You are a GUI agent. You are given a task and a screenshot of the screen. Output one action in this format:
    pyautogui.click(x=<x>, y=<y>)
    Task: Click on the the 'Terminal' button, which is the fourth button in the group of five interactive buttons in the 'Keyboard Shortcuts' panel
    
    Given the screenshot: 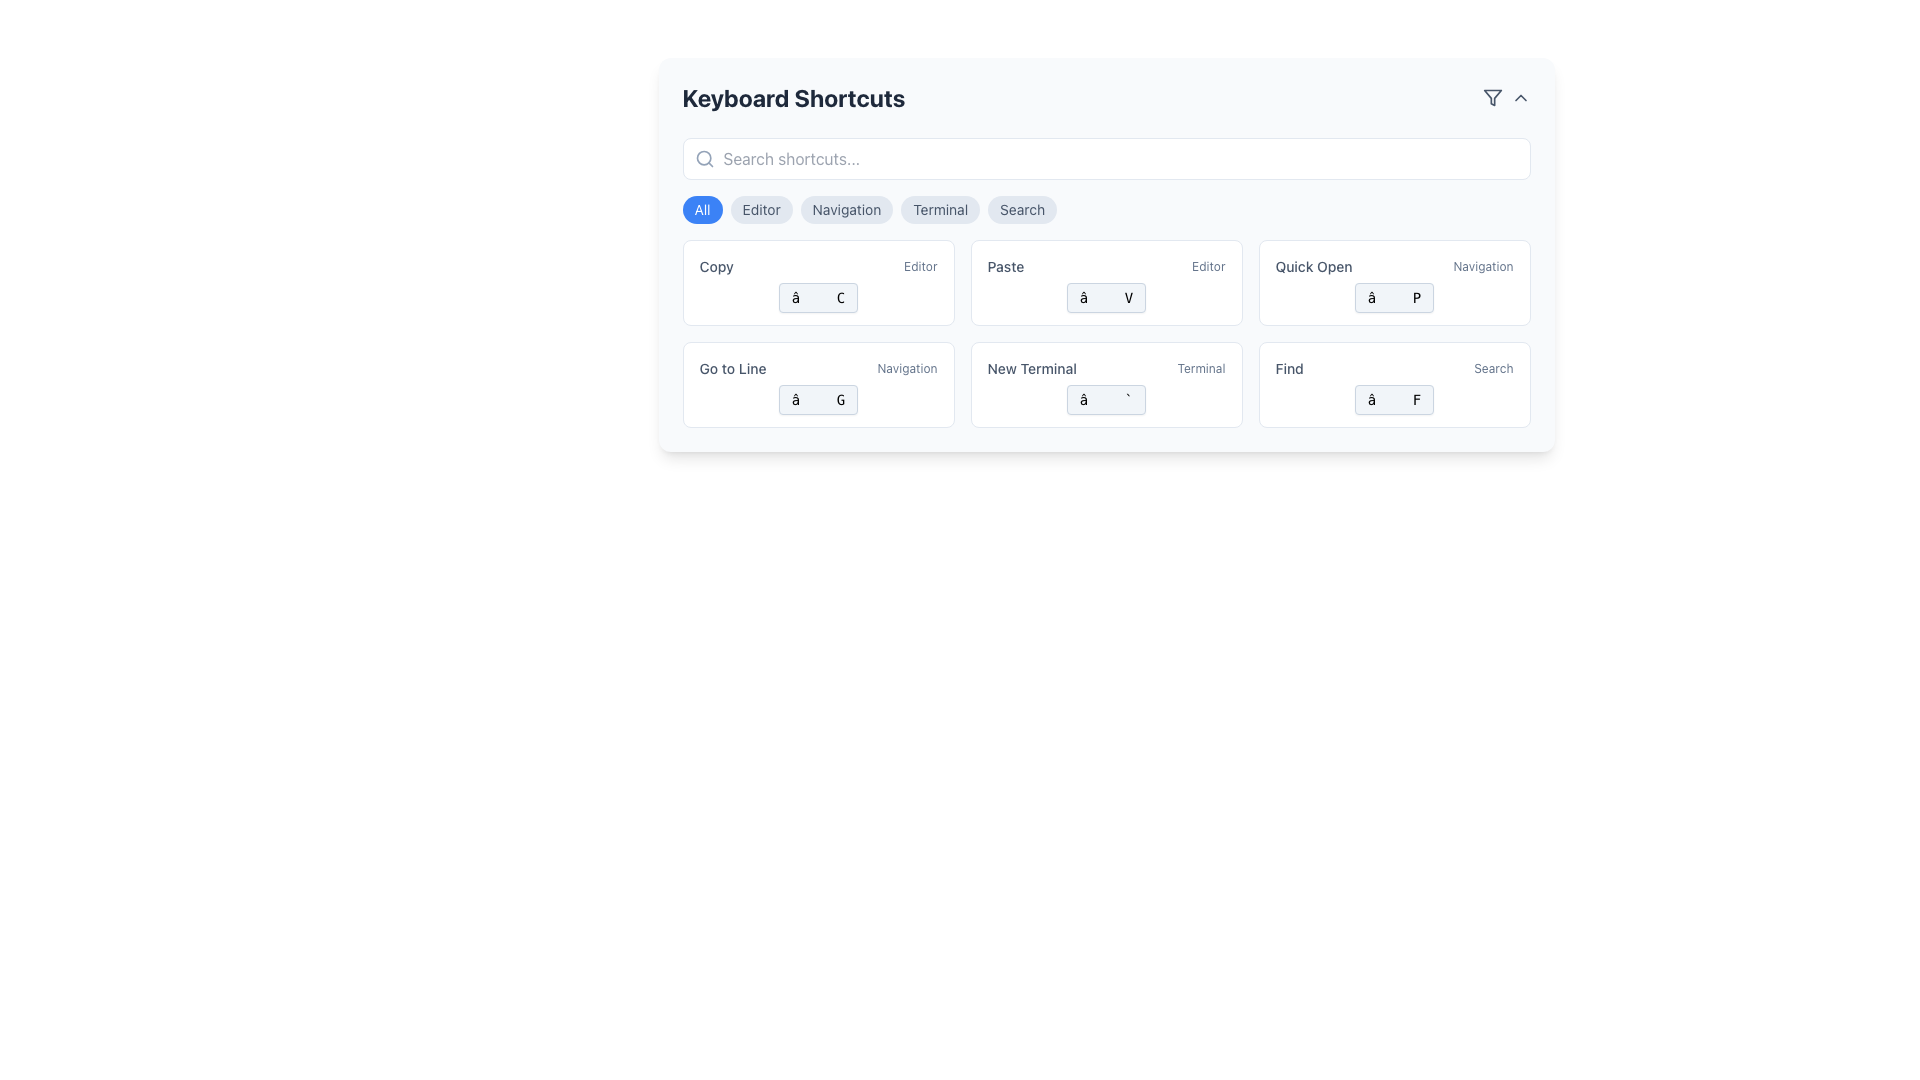 What is the action you would take?
    pyautogui.click(x=939, y=209)
    